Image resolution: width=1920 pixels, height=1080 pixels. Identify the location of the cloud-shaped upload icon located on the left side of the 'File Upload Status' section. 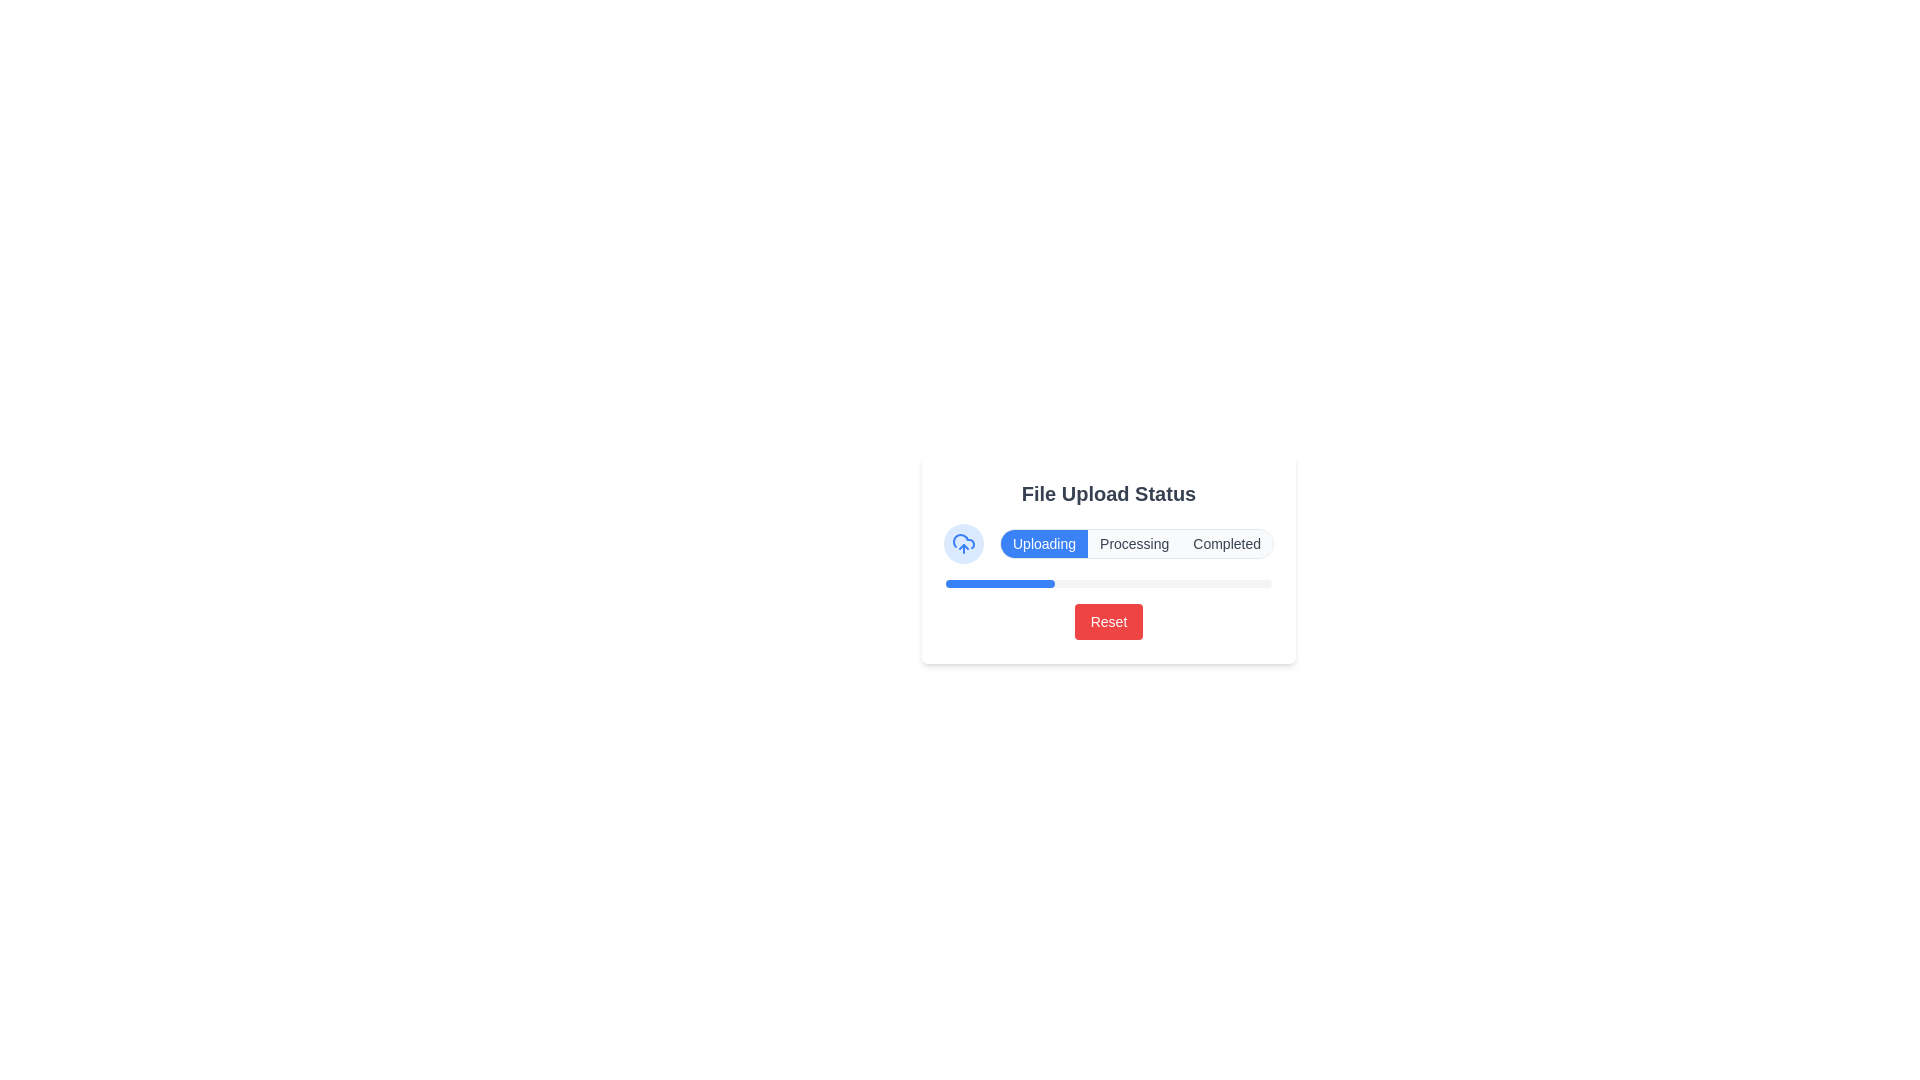
(964, 543).